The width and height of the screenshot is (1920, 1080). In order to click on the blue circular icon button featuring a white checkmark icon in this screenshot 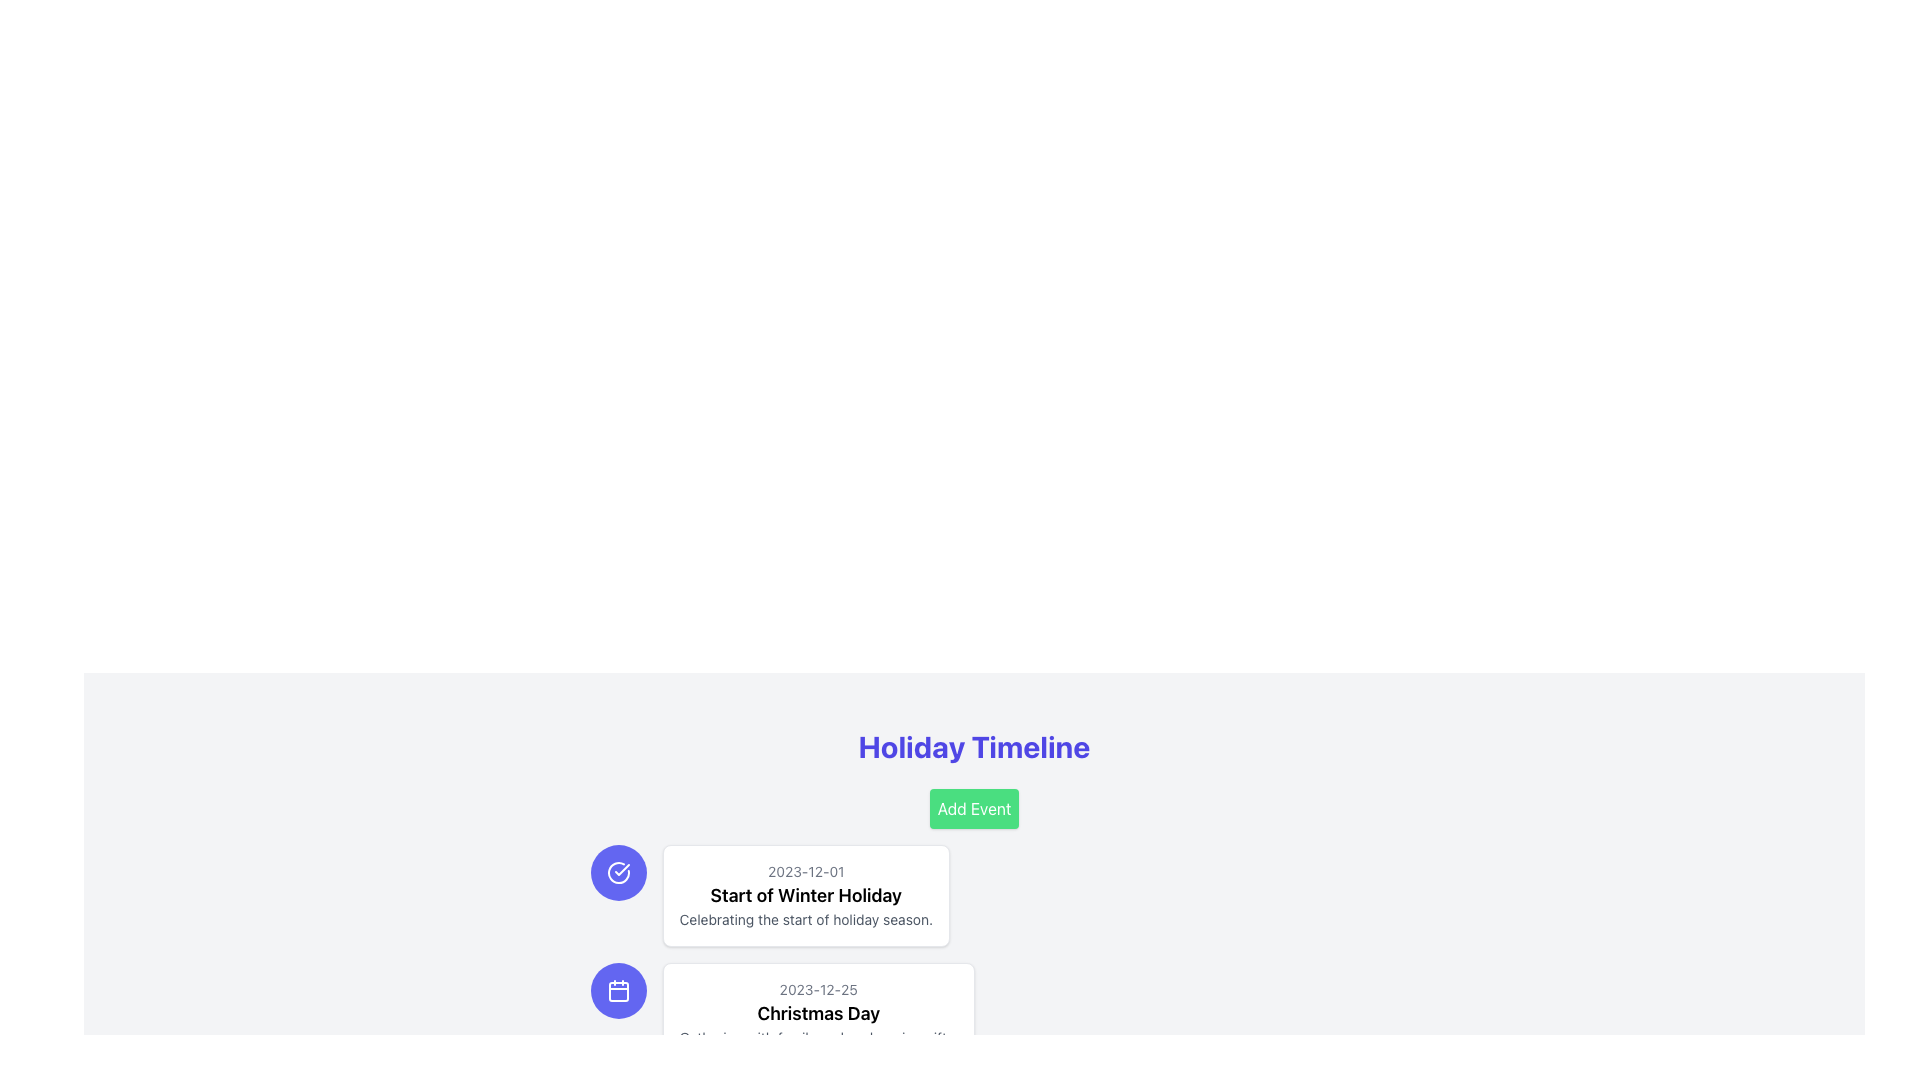, I will do `click(617, 871)`.